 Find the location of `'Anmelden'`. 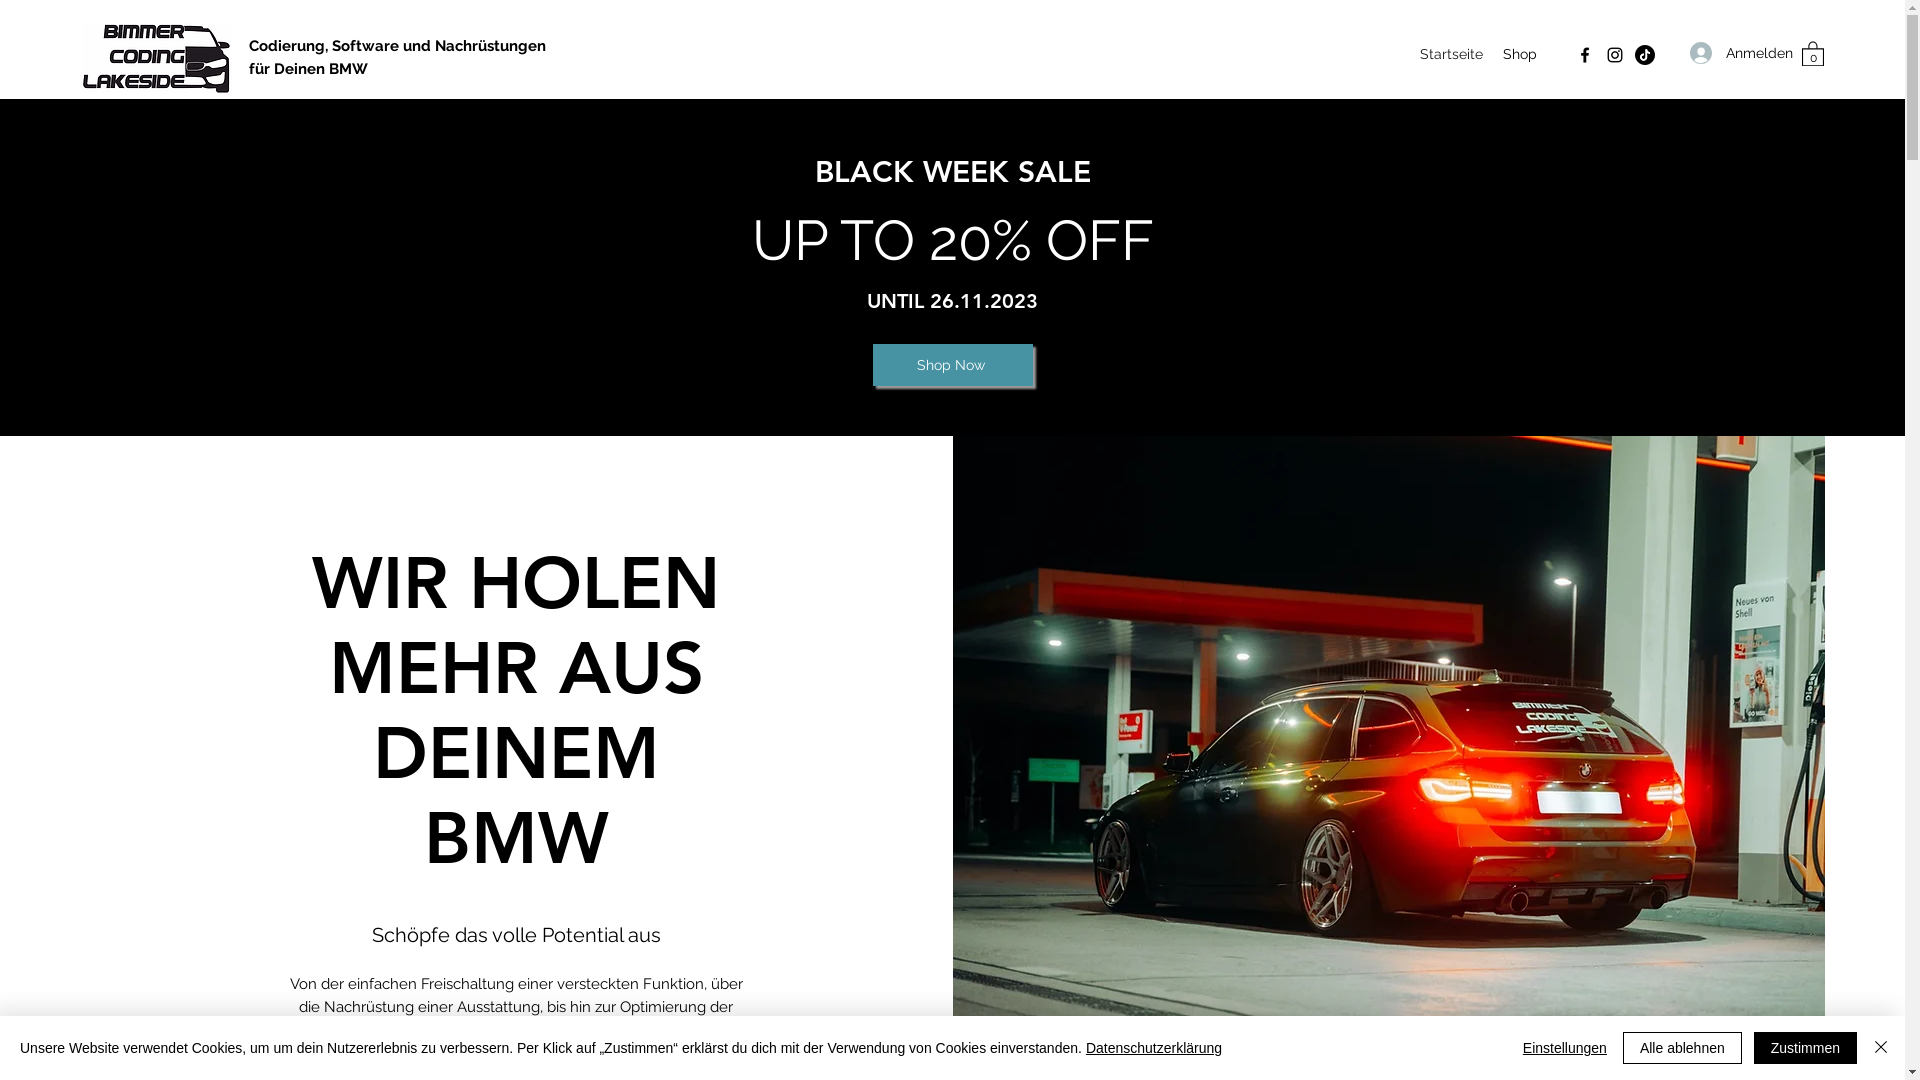

'Anmelden' is located at coordinates (1717, 52).